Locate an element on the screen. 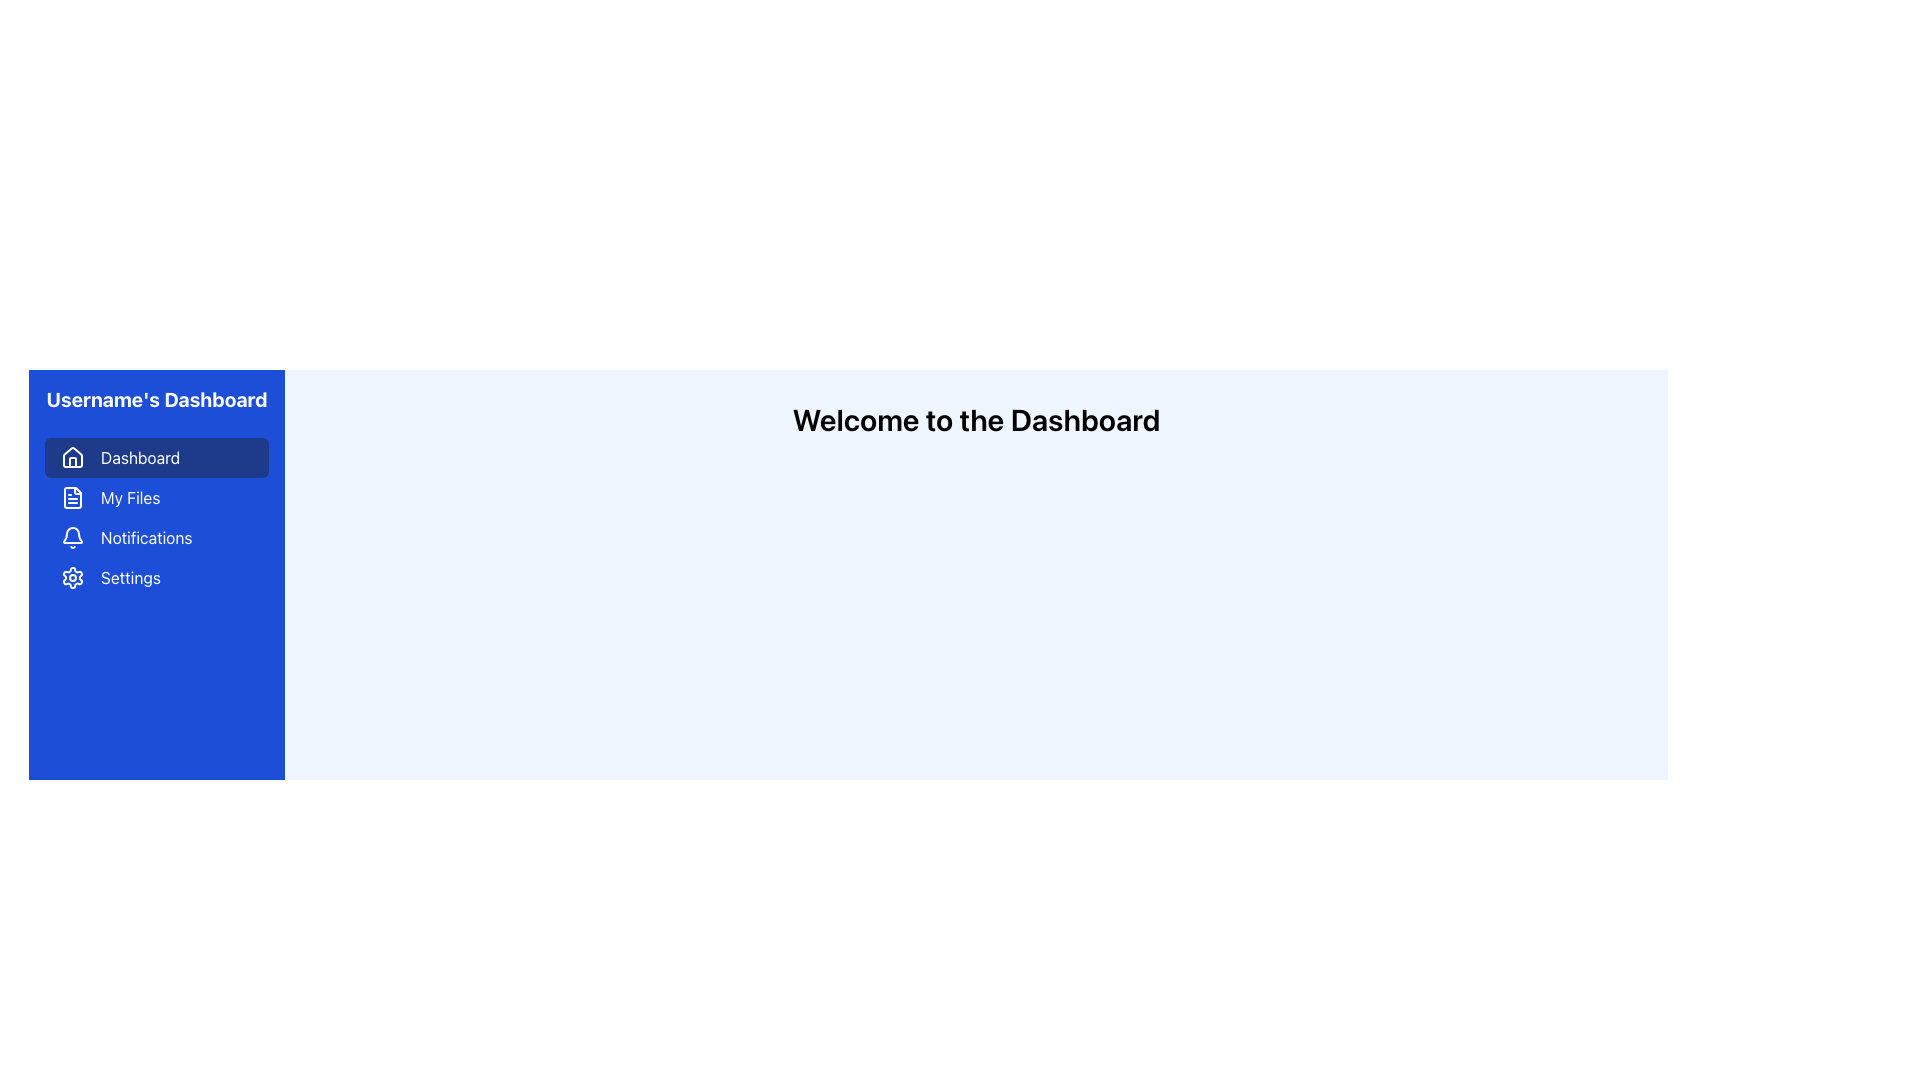  the settings icon located in the left sidebar of the dashboard interface, positioned below the circular shape and adjacent to the label 'Settings' is located at coordinates (72, 578).